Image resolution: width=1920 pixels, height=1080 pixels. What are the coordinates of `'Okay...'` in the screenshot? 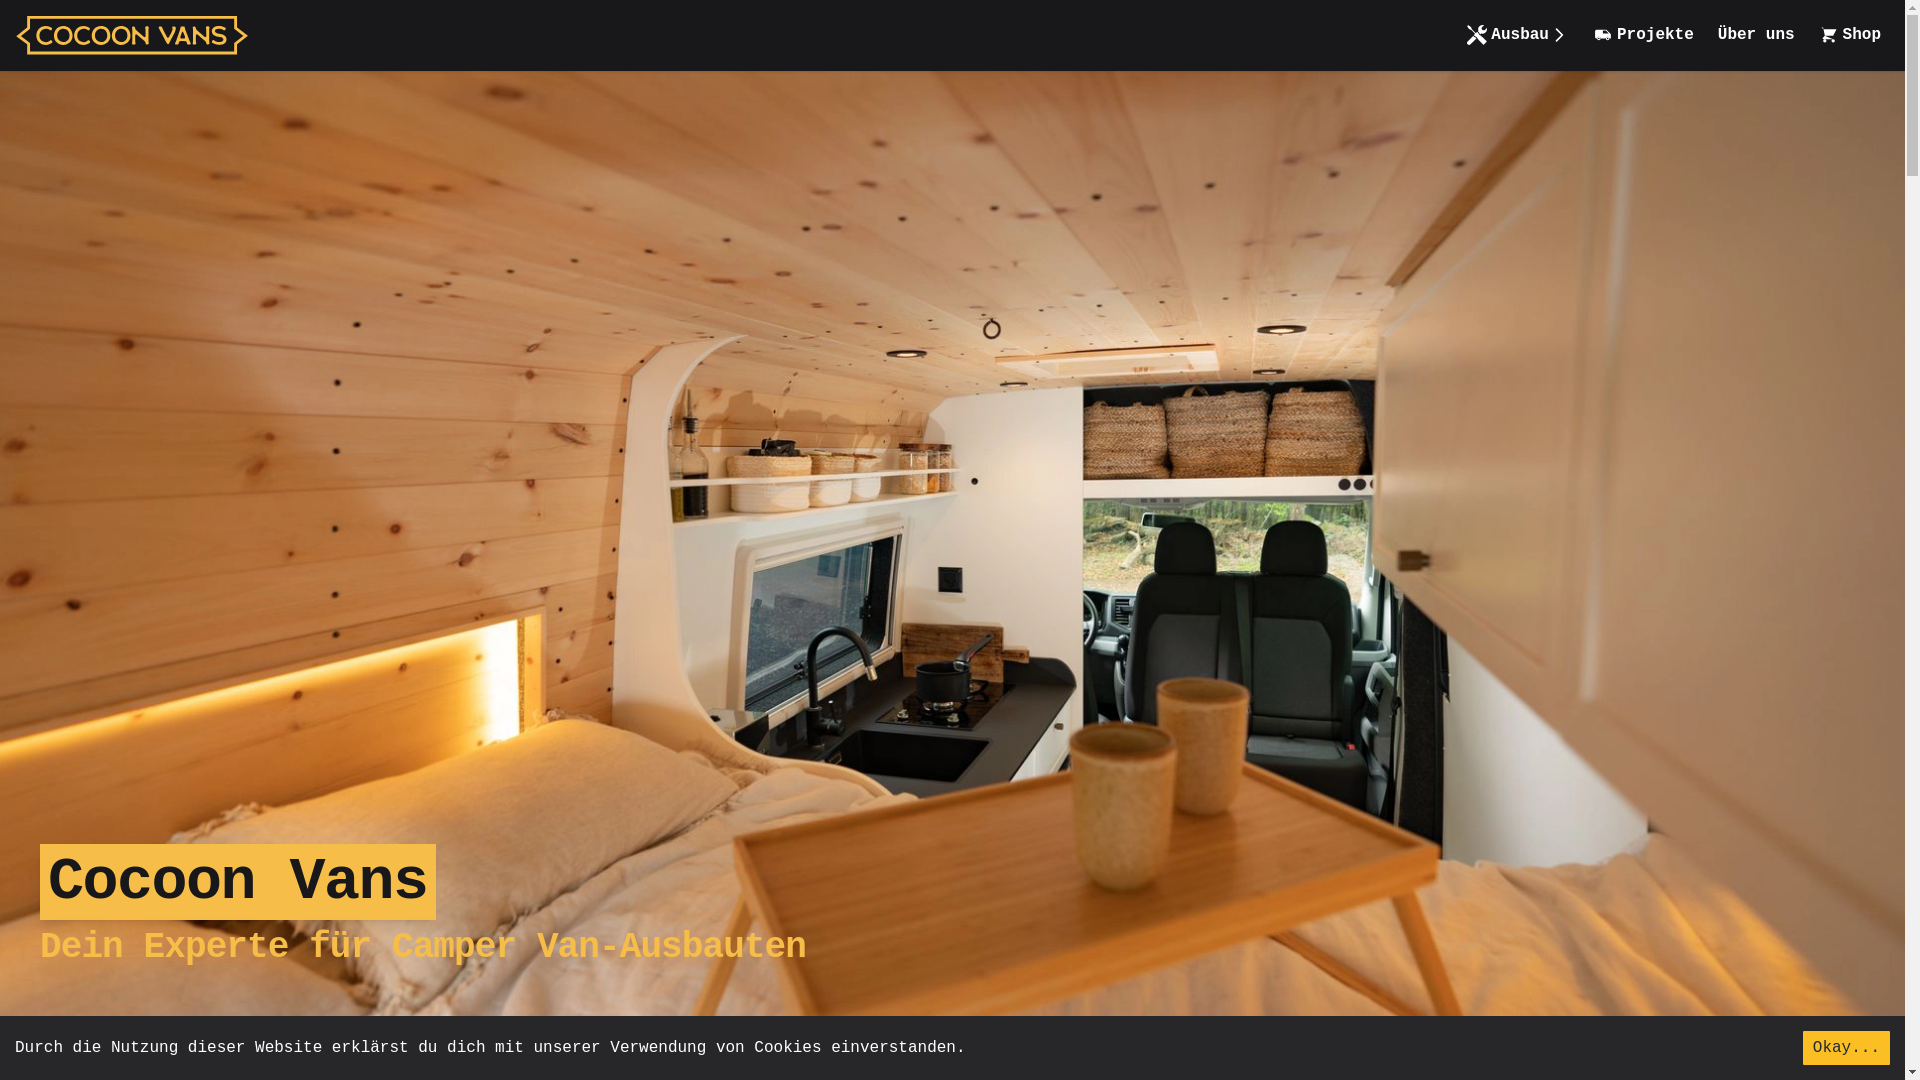 It's located at (1845, 1047).